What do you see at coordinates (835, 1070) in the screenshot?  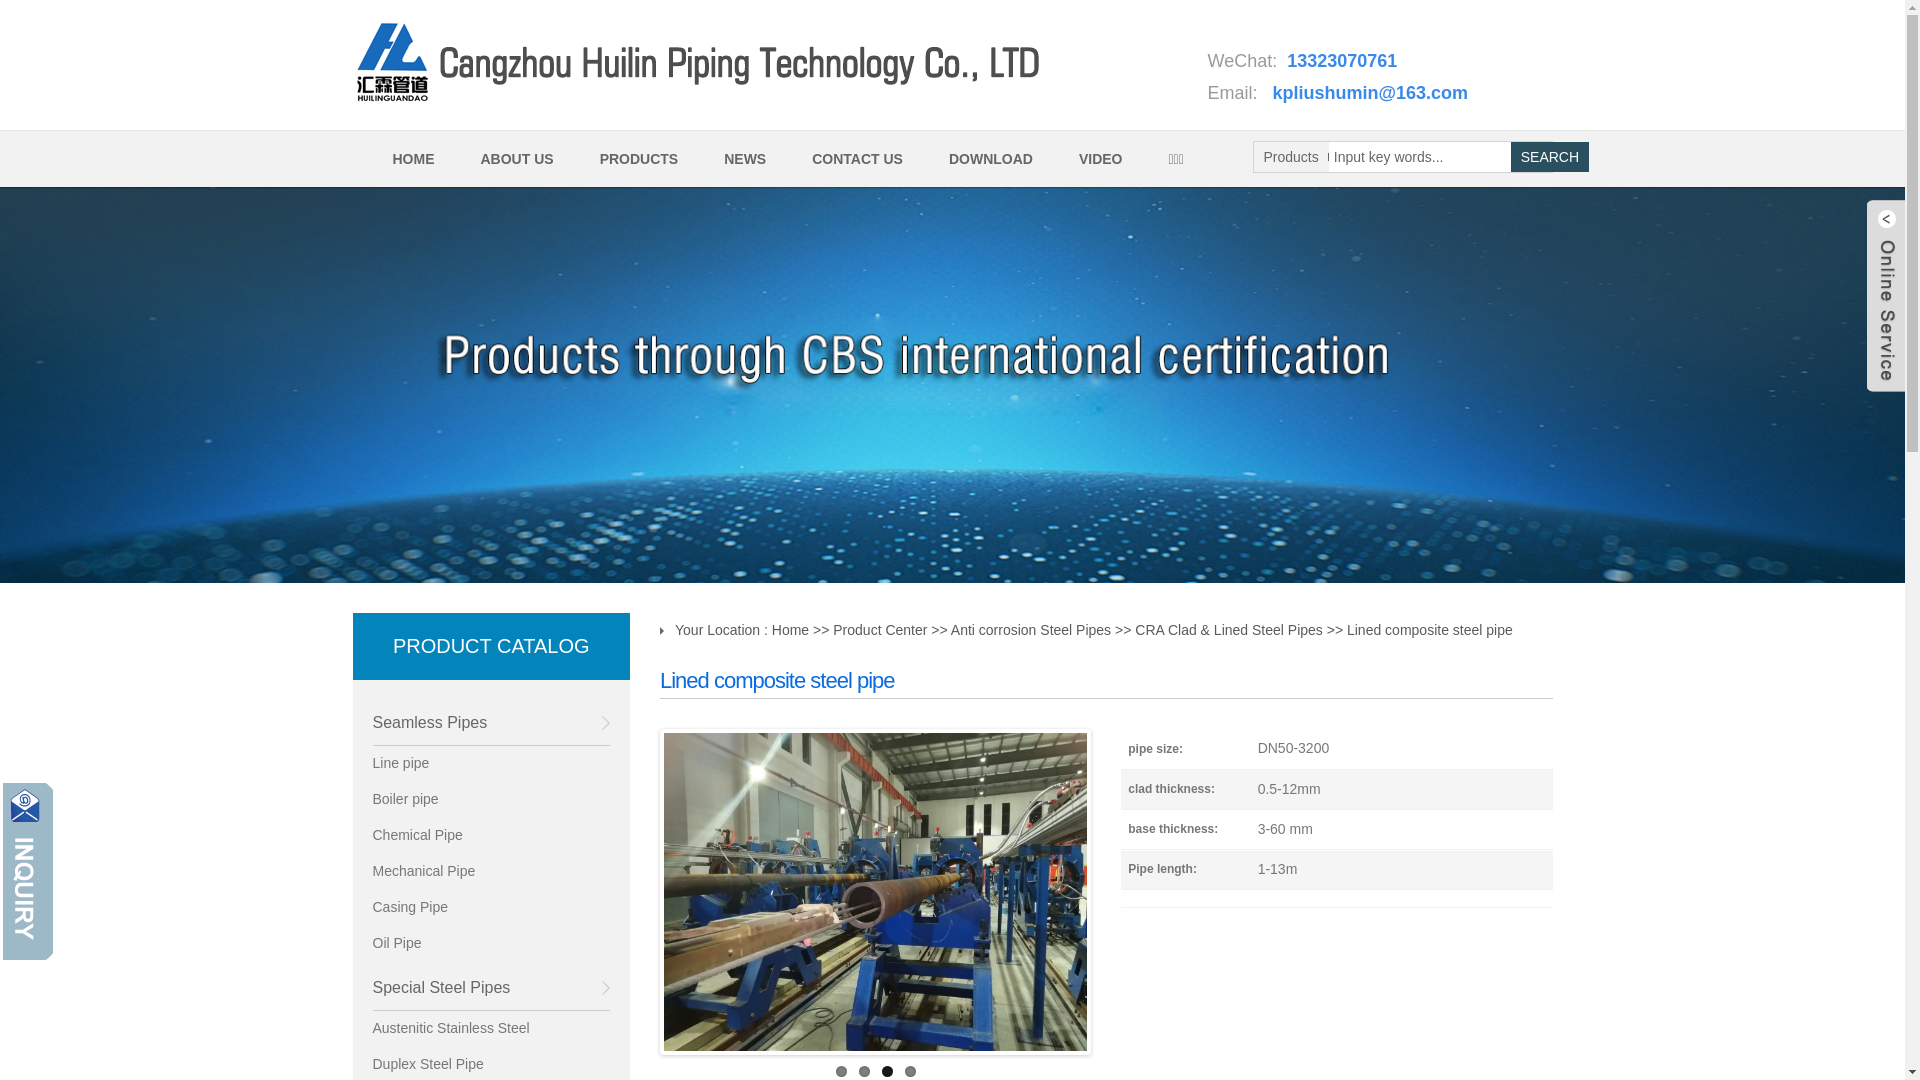 I see `'1'` at bounding box center [835, 1070].